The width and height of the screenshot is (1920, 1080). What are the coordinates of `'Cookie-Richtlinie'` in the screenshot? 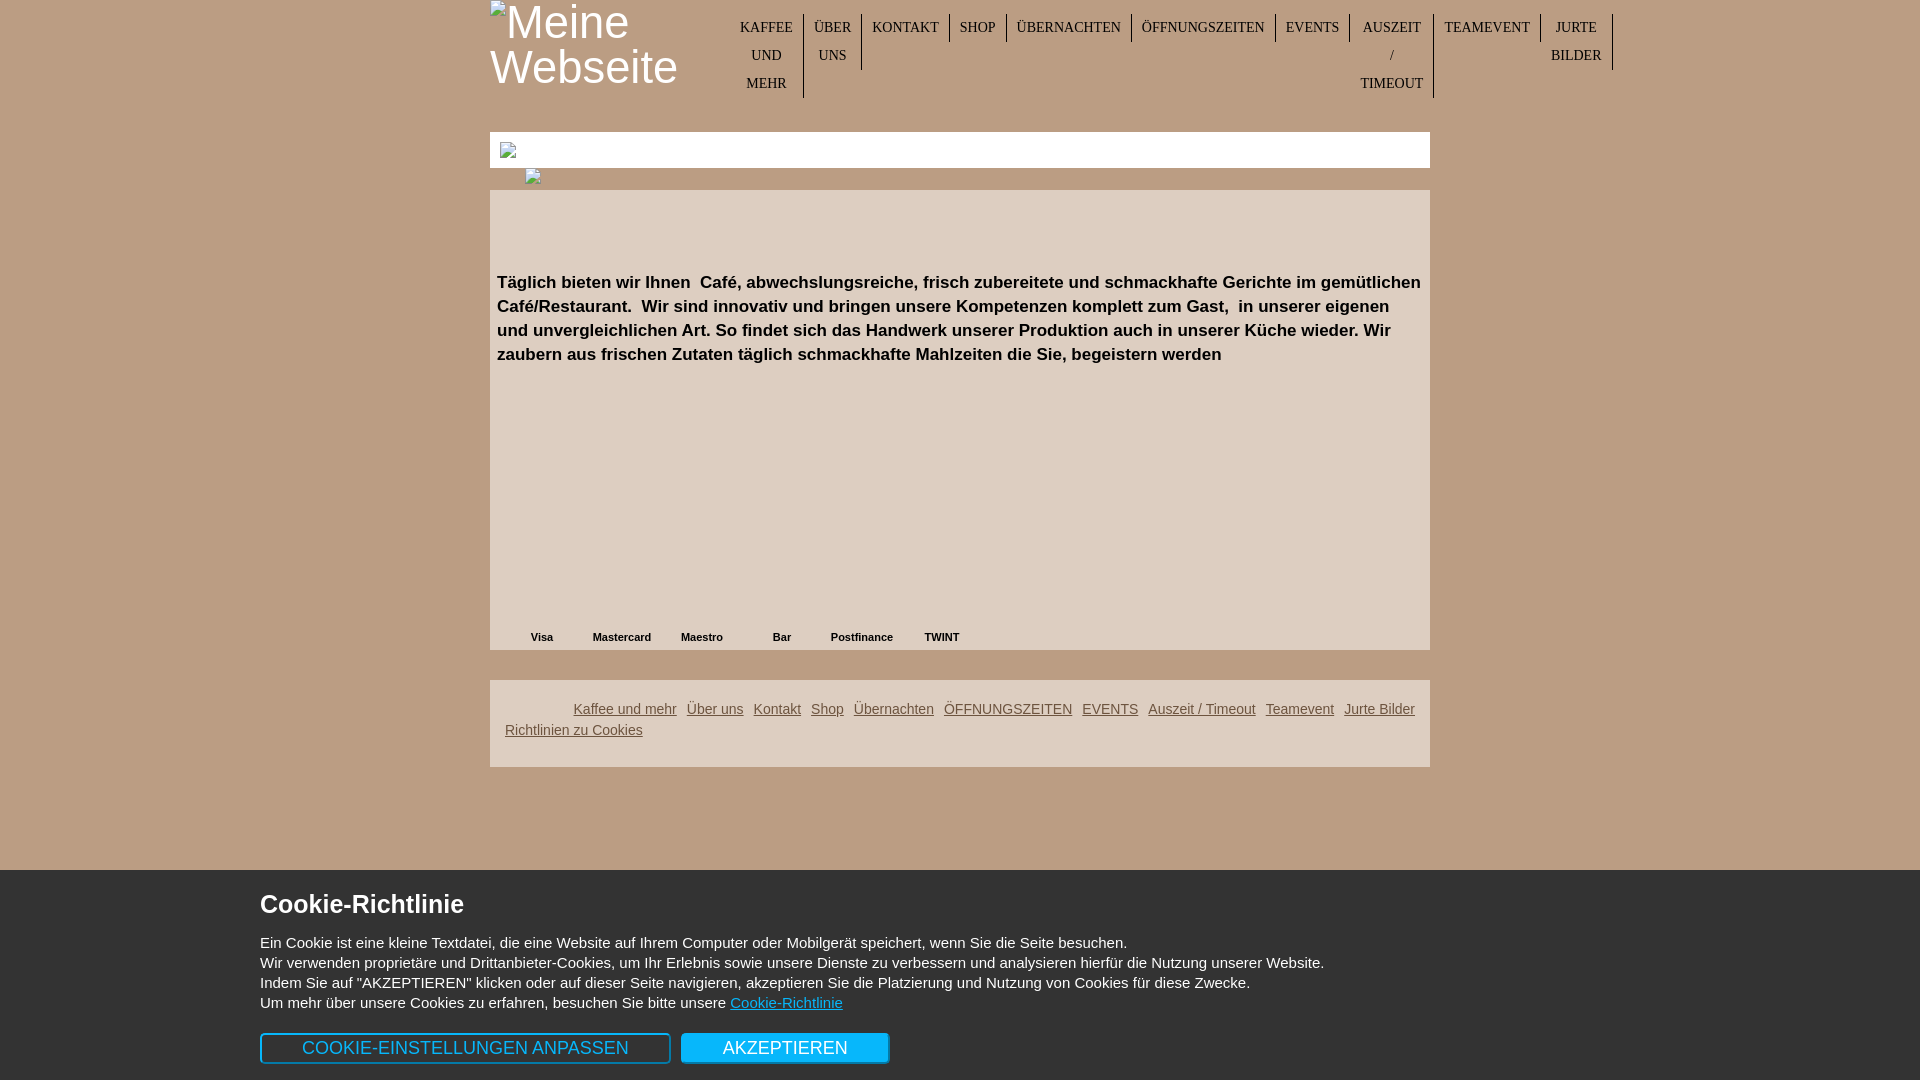 It's located at (785, 1002).